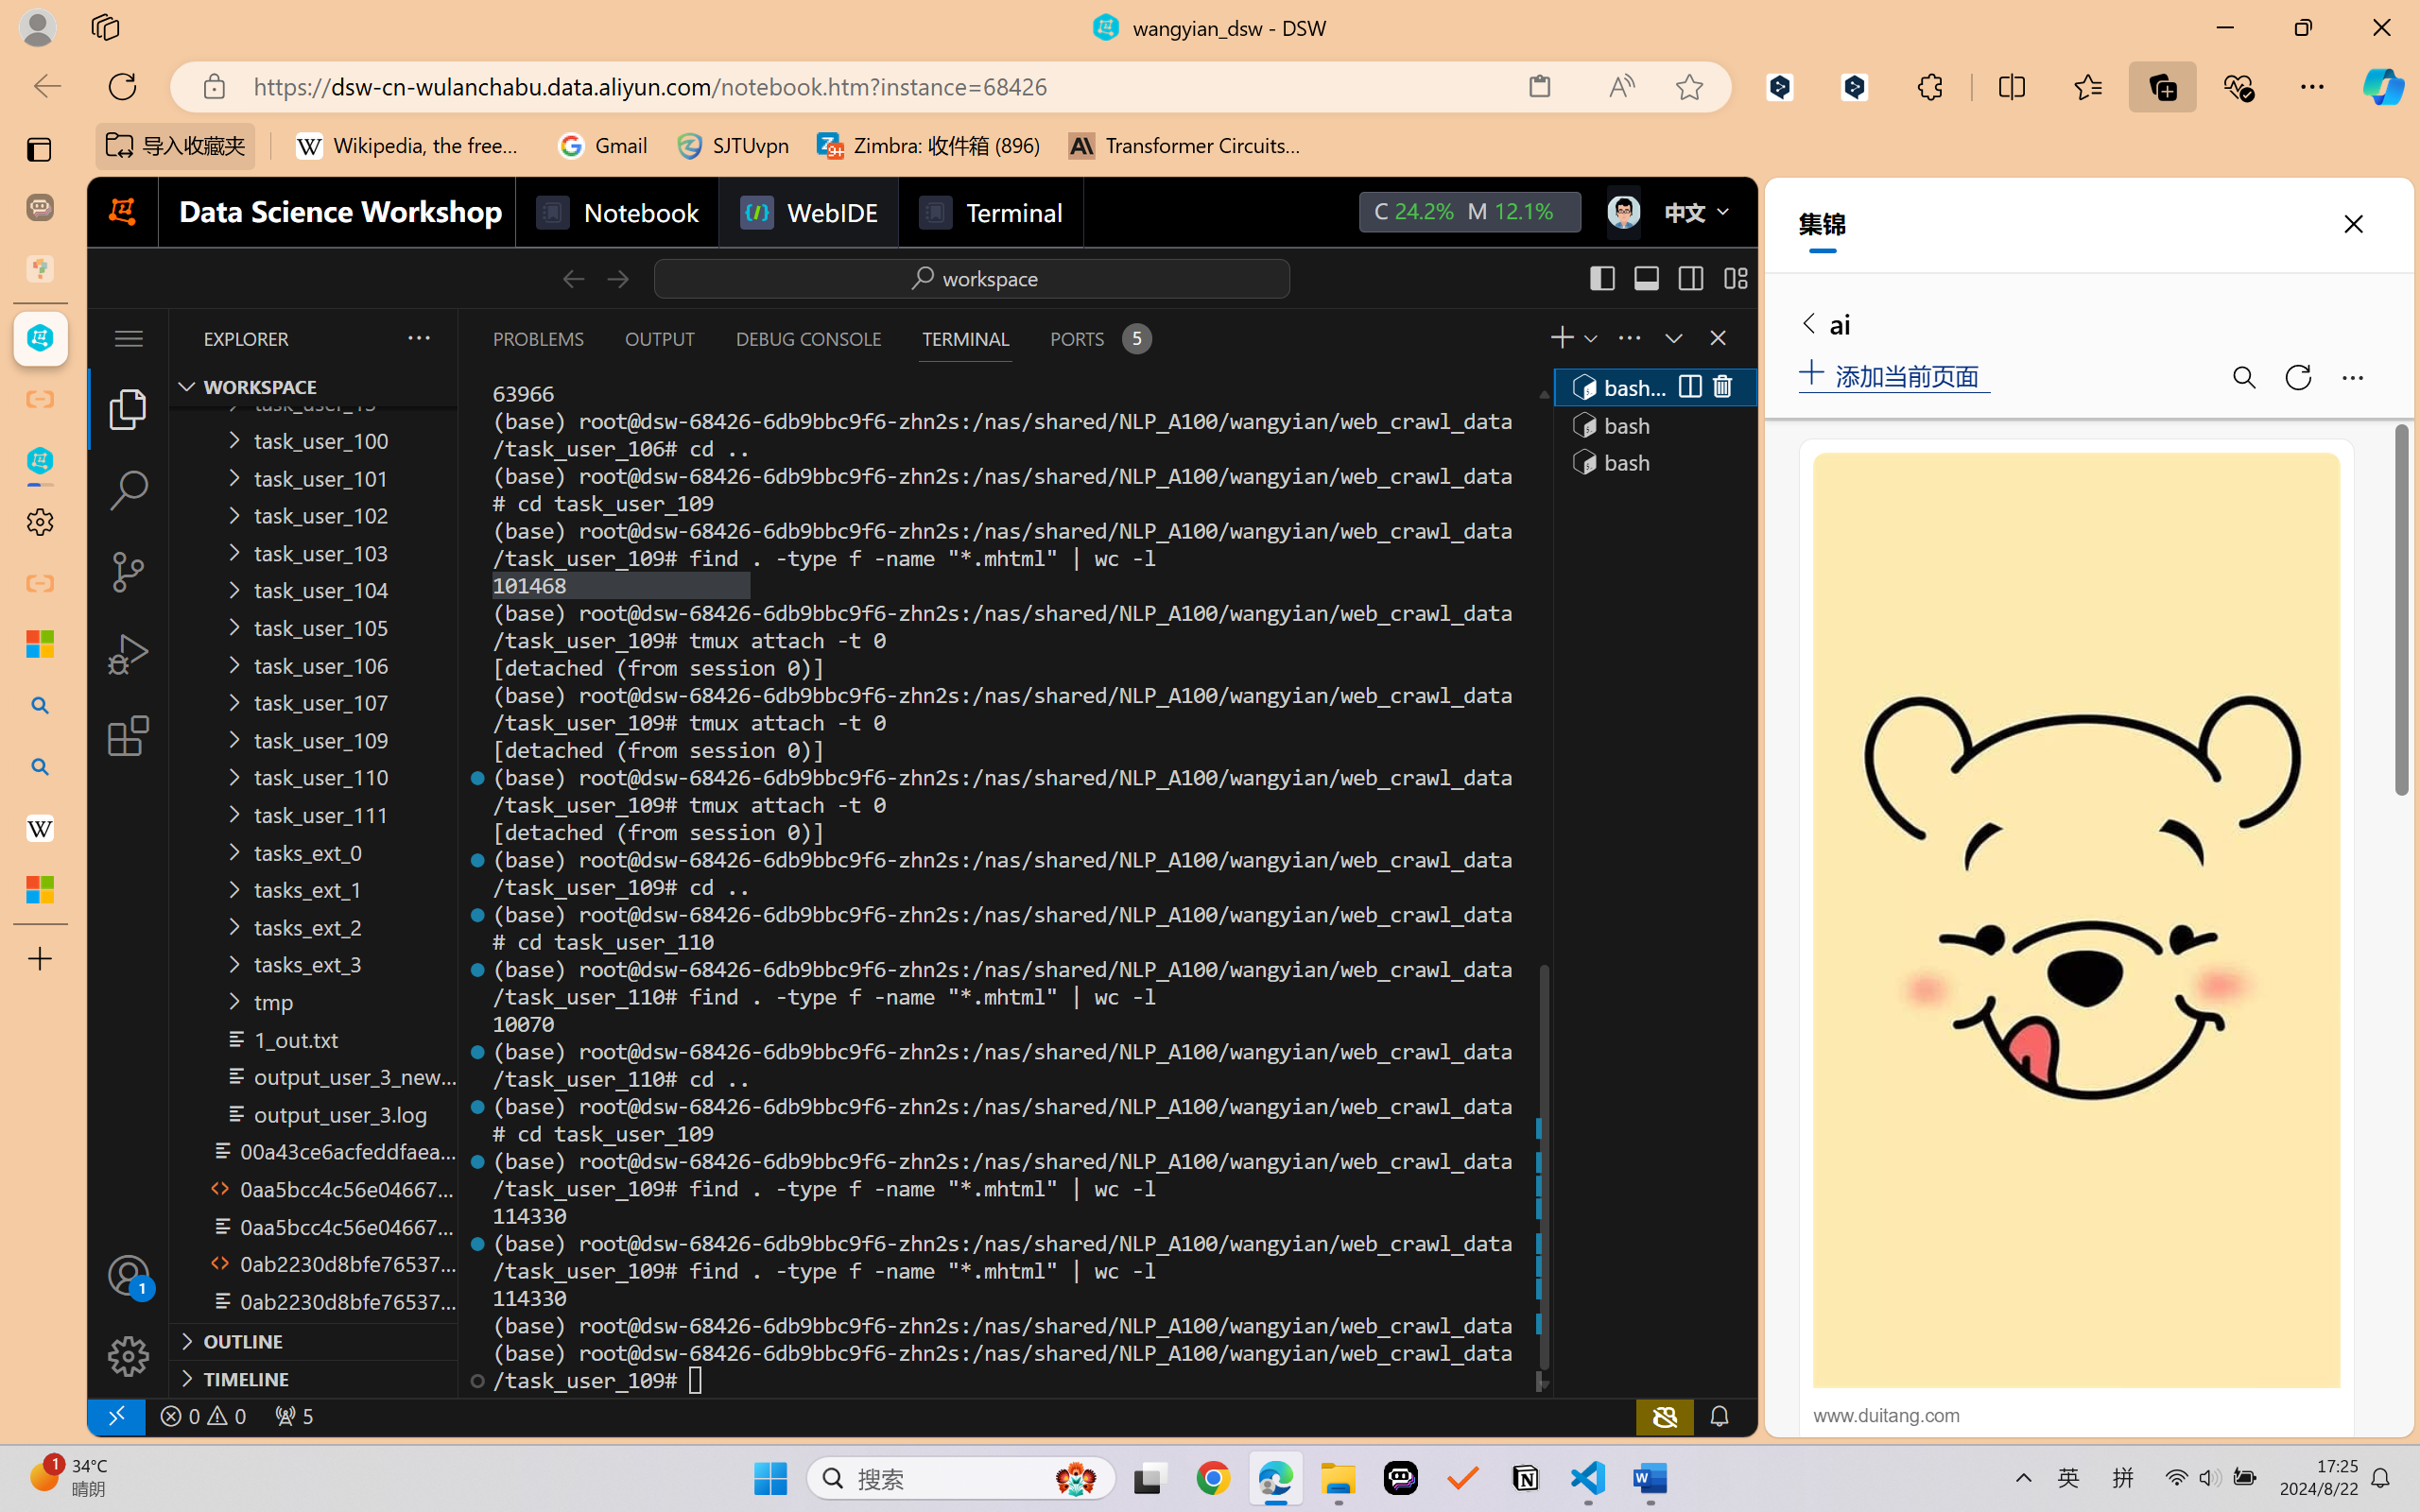 This screenshot has width=2420, height=1512. What do you see at coordinates (127, 735) in the screenshot?
I see `'Extensions (Ctrl+Shift+X)'` at bounding box center [127, 735].